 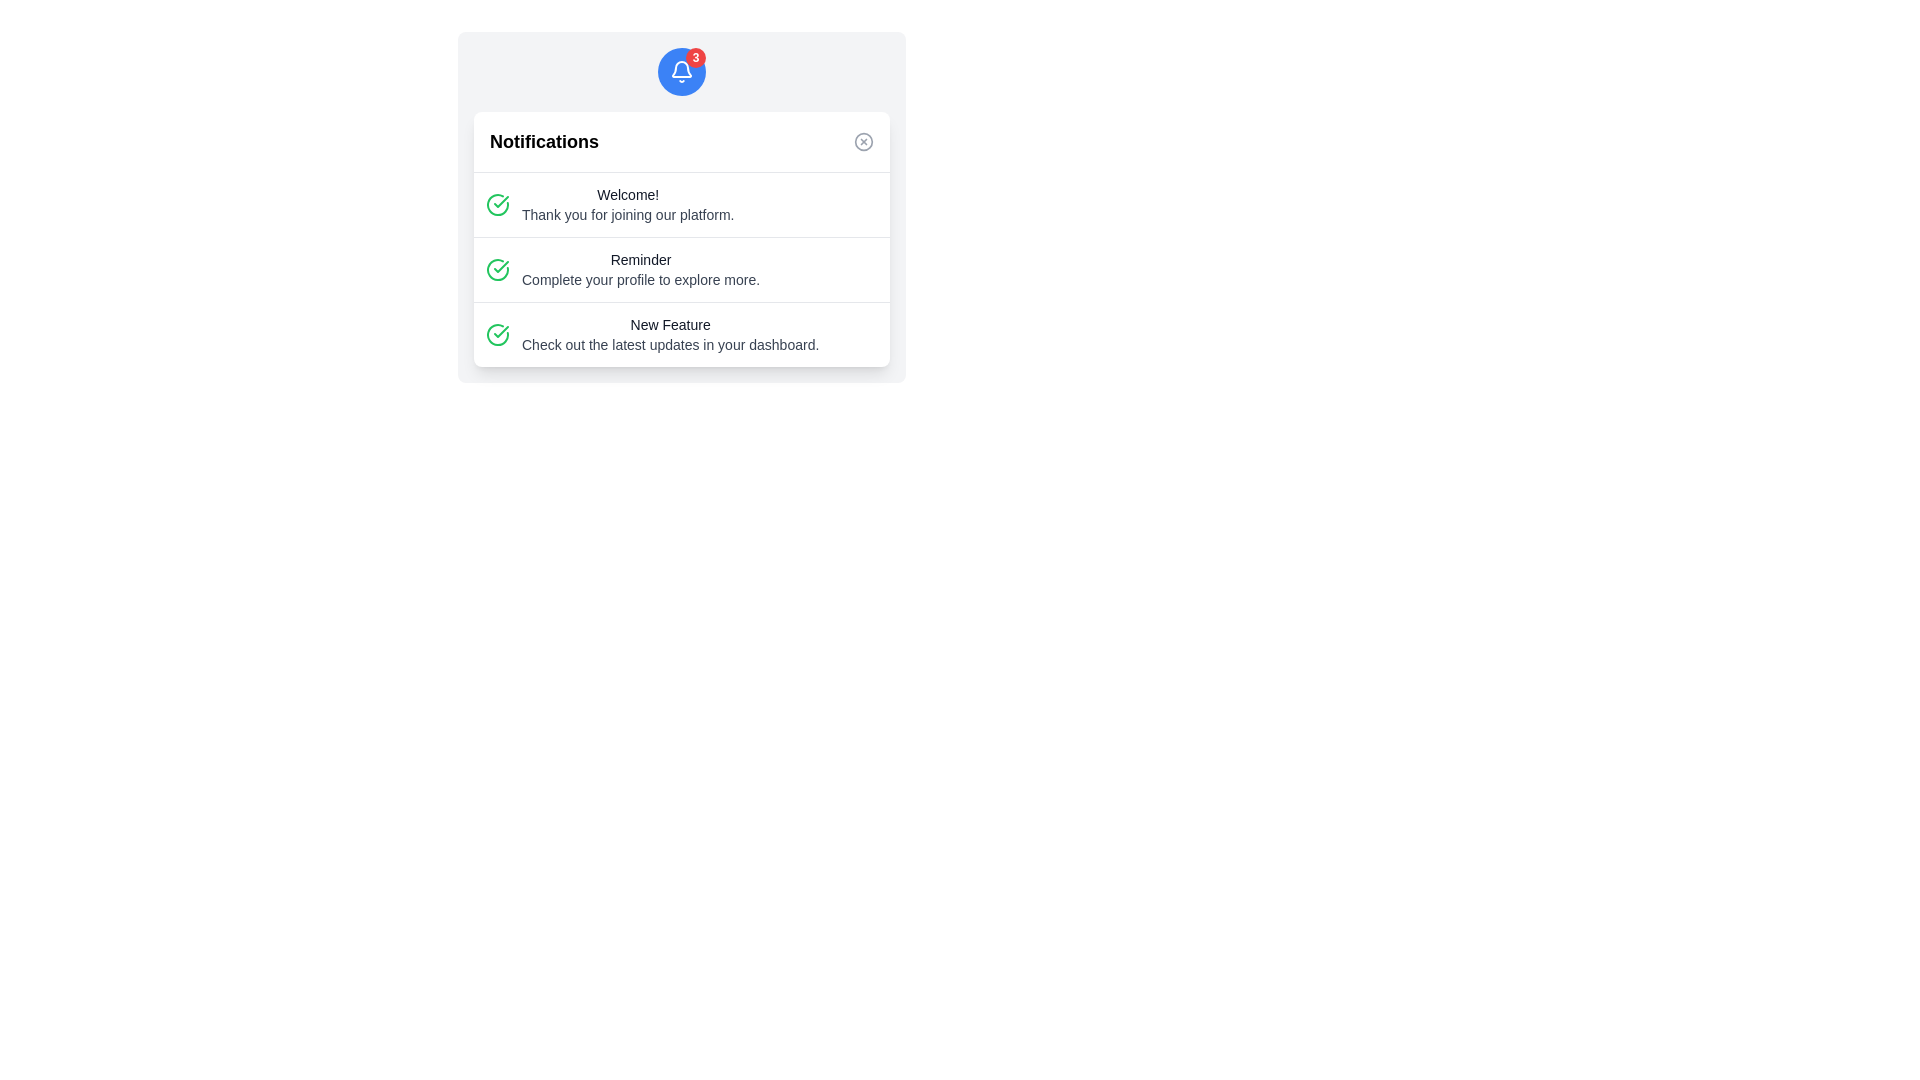 I want to click on the reminder message text located in the notification panel, directly below the 'Reminder' heading, so click(x=641, y=280).